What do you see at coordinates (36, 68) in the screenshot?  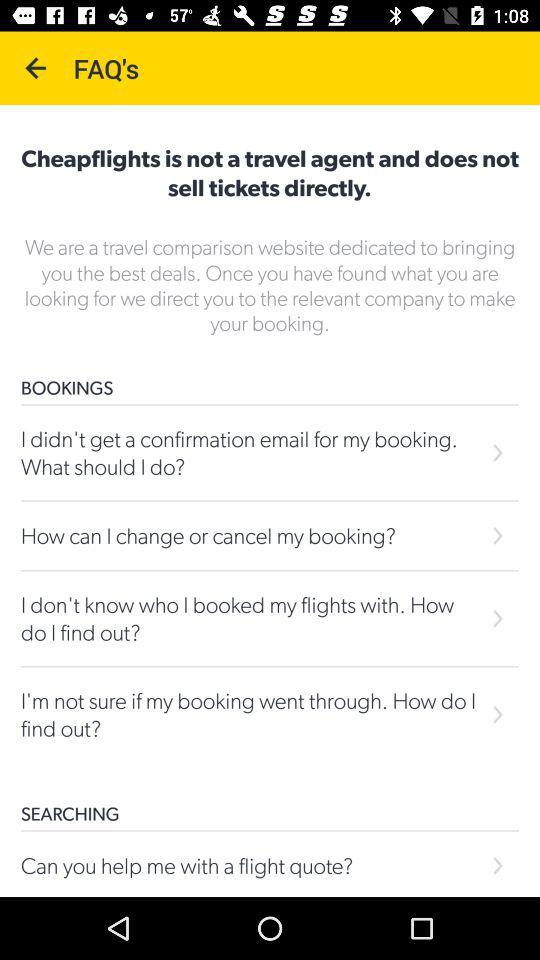 I see `icon to the left of the faq's item` at bounding box center [36, 68].